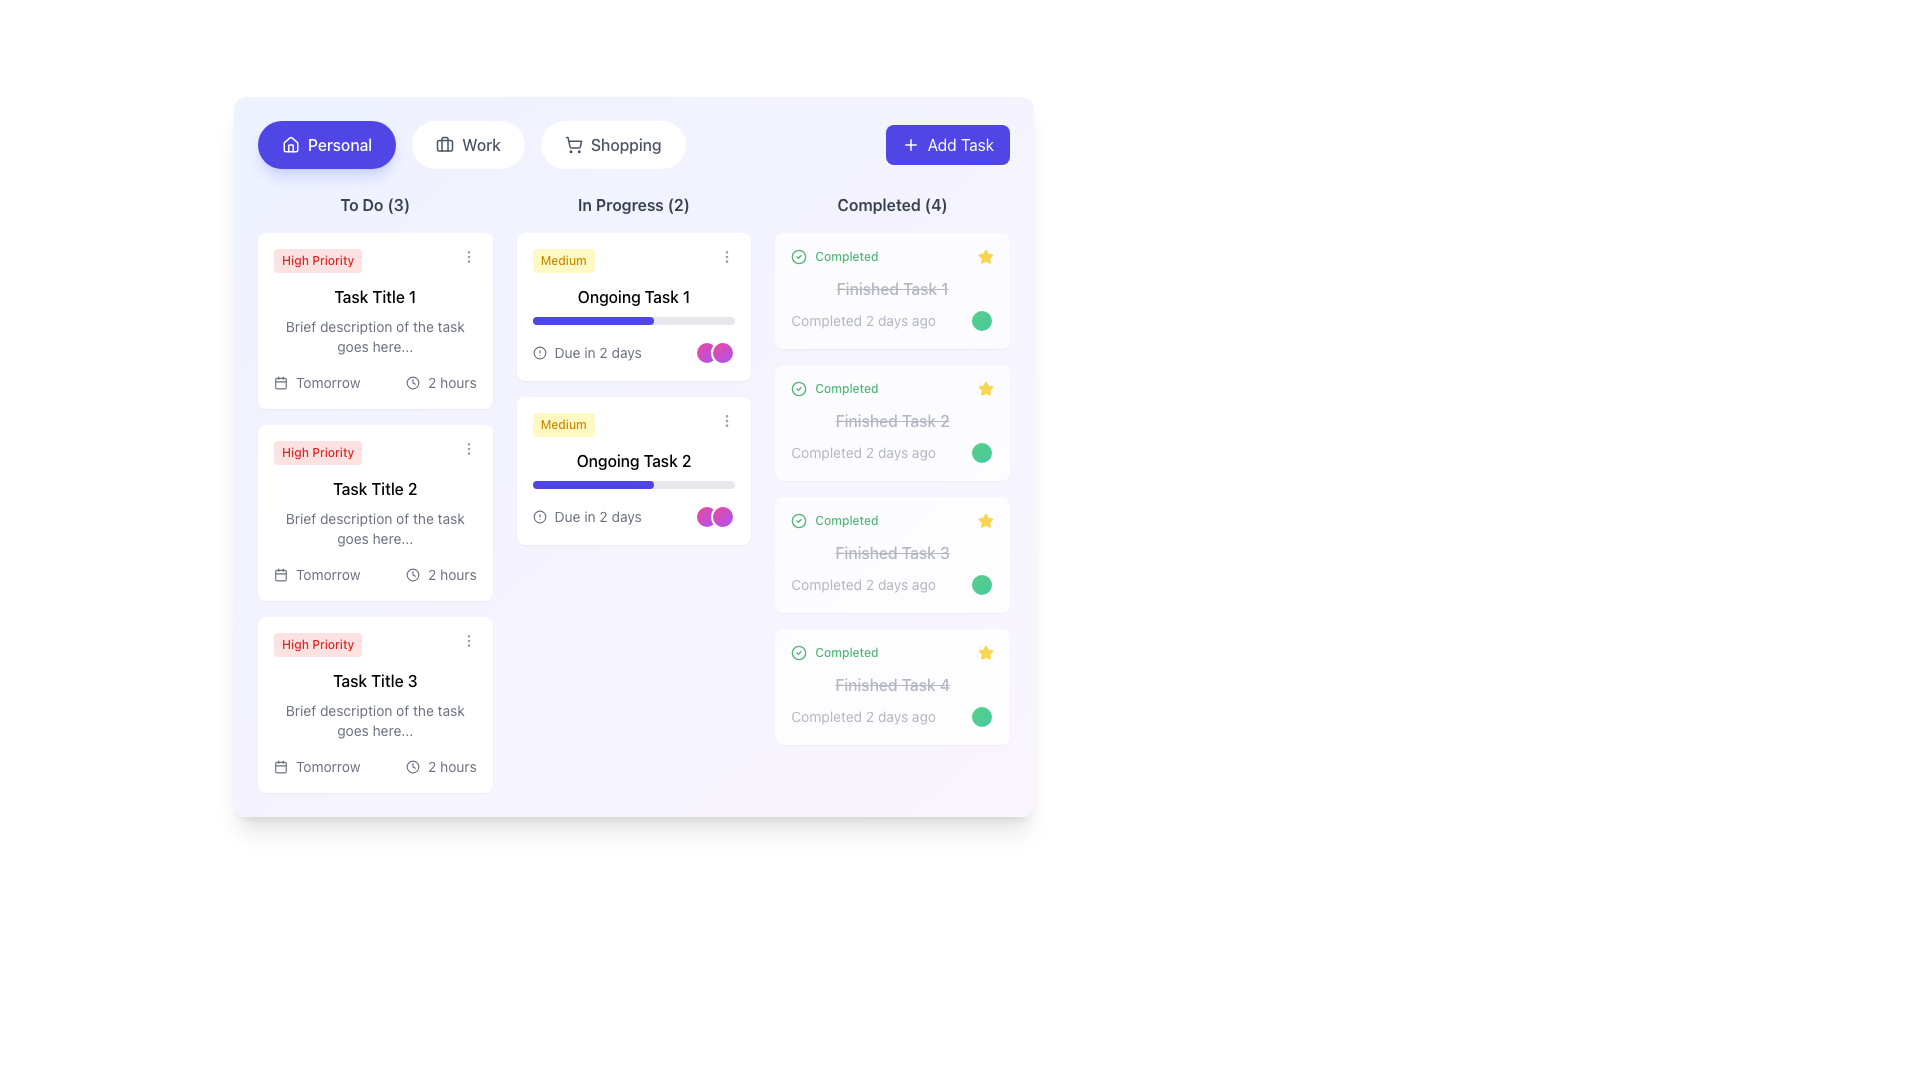 The width and height of the screenshot is (1920, 1080). What do you see at coordinates (375, 452) in the screenshot?
I see `the 'High Priority' label with a red background and red text located at the top-left corner of the task card titled 'Task Title 2' in the 'To Do' section` at bounding box center [375, 452].